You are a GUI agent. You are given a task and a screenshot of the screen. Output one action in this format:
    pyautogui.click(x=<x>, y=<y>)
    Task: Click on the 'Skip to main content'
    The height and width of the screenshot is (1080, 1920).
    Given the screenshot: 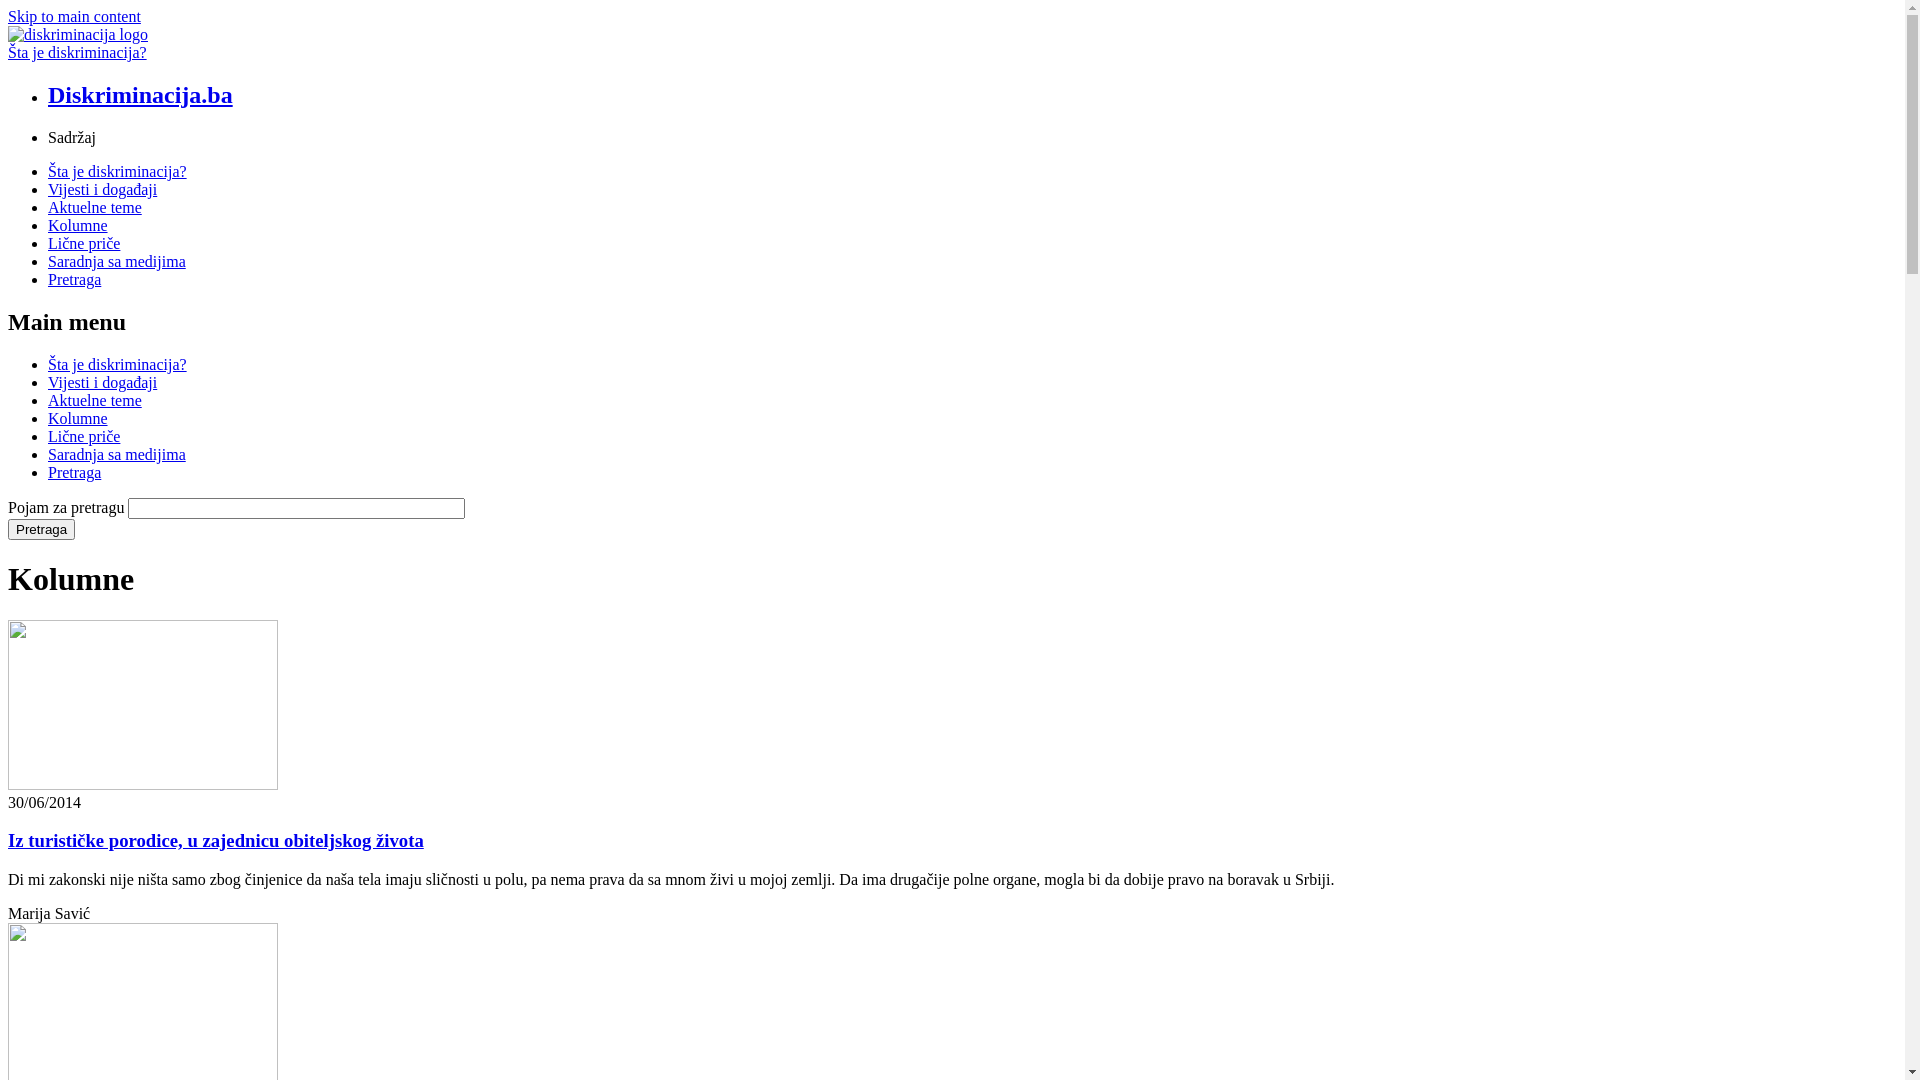 What is the action you would take?
    pyautogui.click(x=74, y=16)
    